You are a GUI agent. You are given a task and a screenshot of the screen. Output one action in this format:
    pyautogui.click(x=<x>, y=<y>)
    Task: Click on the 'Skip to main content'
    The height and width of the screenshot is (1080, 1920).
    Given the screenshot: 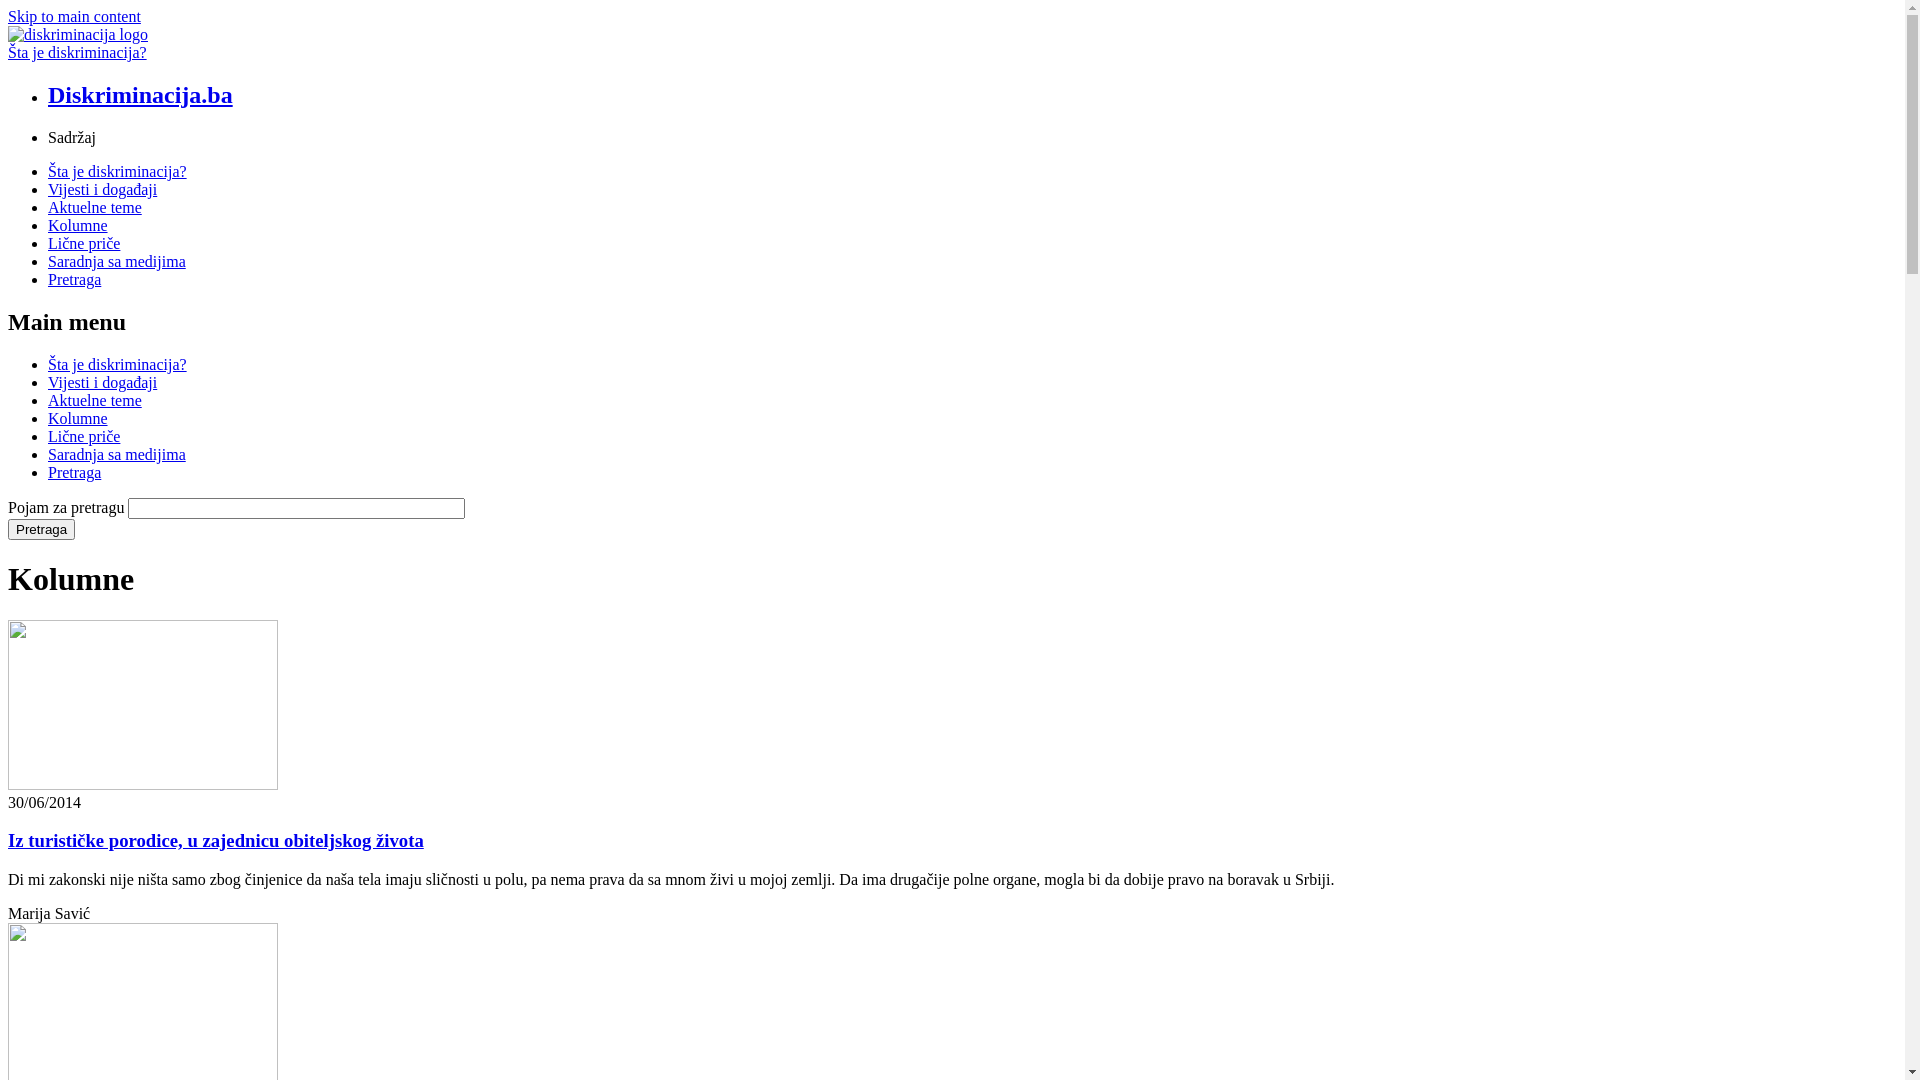 What is the action you would take?
    pyautogui.click(x=74, y=16)
    